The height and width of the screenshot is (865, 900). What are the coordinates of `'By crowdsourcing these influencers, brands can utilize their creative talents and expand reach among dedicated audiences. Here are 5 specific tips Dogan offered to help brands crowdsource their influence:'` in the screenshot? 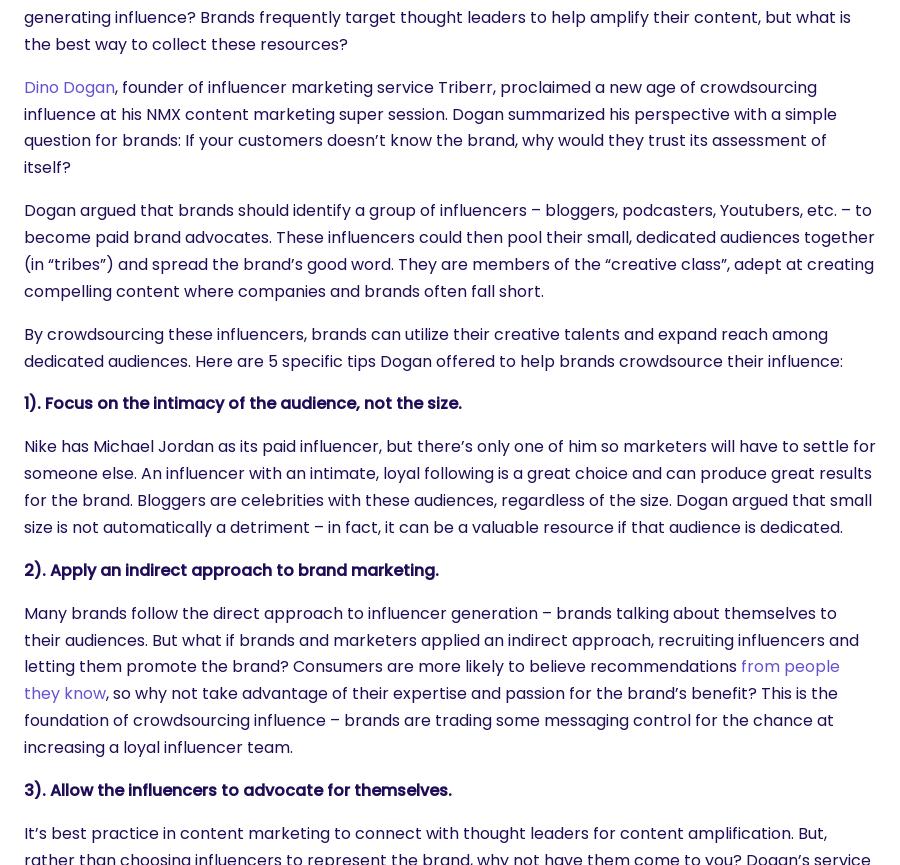 It's located at (433, 347).